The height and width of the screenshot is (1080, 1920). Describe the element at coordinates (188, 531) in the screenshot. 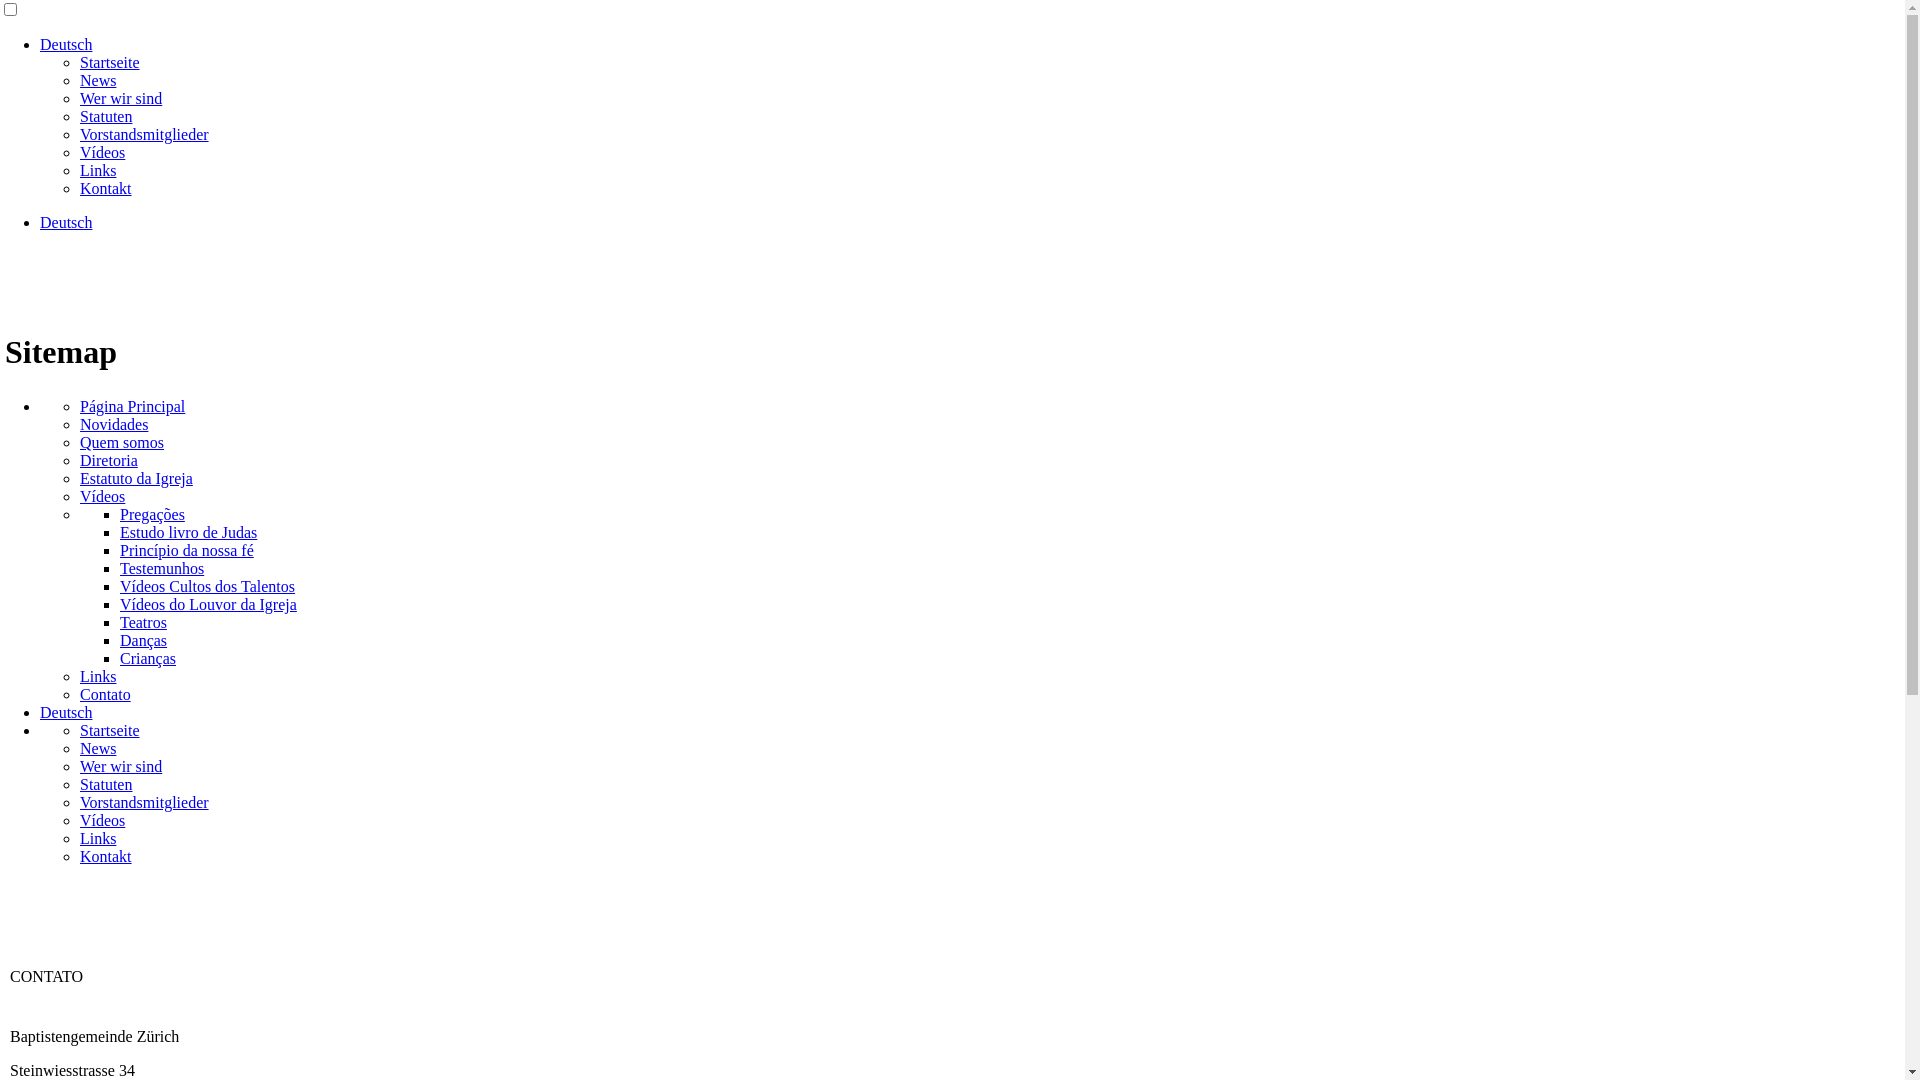

I see `'Estudo livro de Judas'` at that location.